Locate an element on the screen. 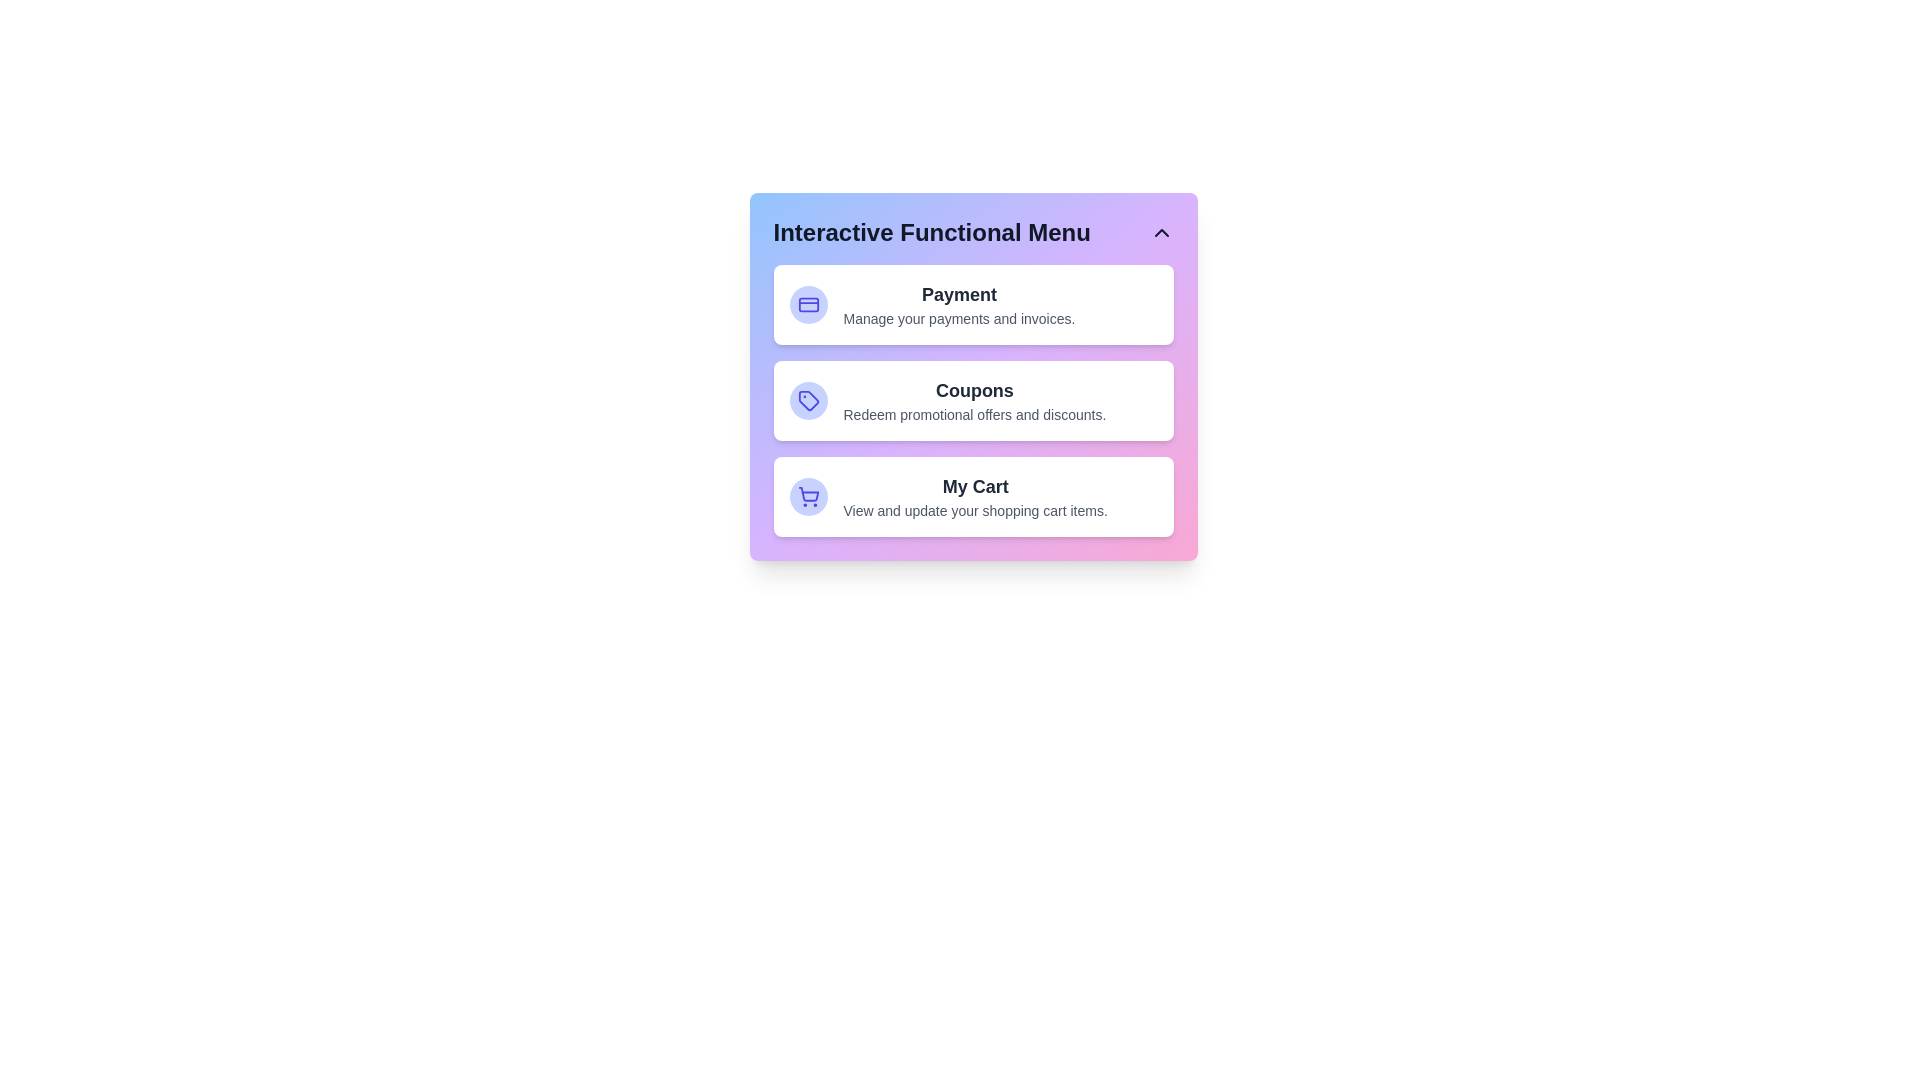 The height and width of the screenshot is (1080, 1920). the menu item My Cart to select it is located at coordinates (973, 496).